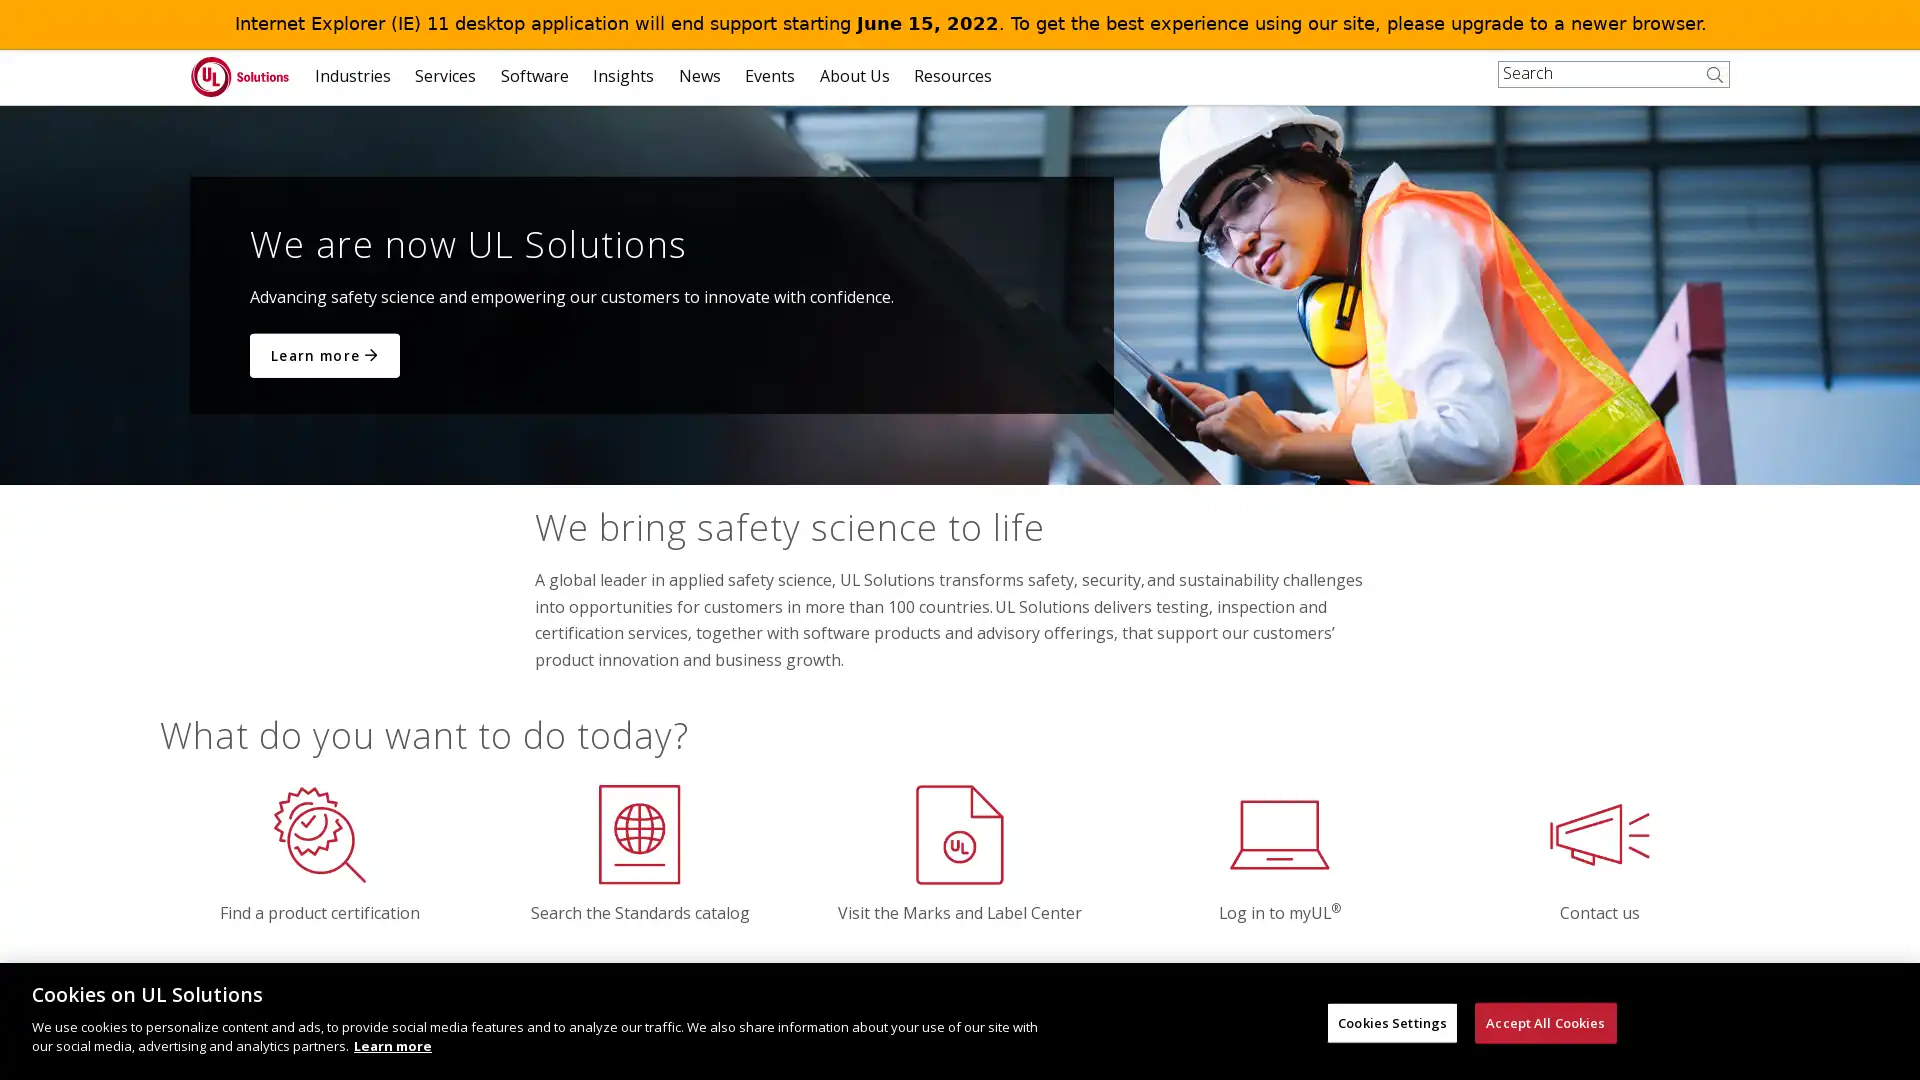 The height and width of the screenshot is (1080, 1920). What do you see at coordinates (1718, 87) in the screenshot?
I see `Search` at bounding box center [1718, 87].